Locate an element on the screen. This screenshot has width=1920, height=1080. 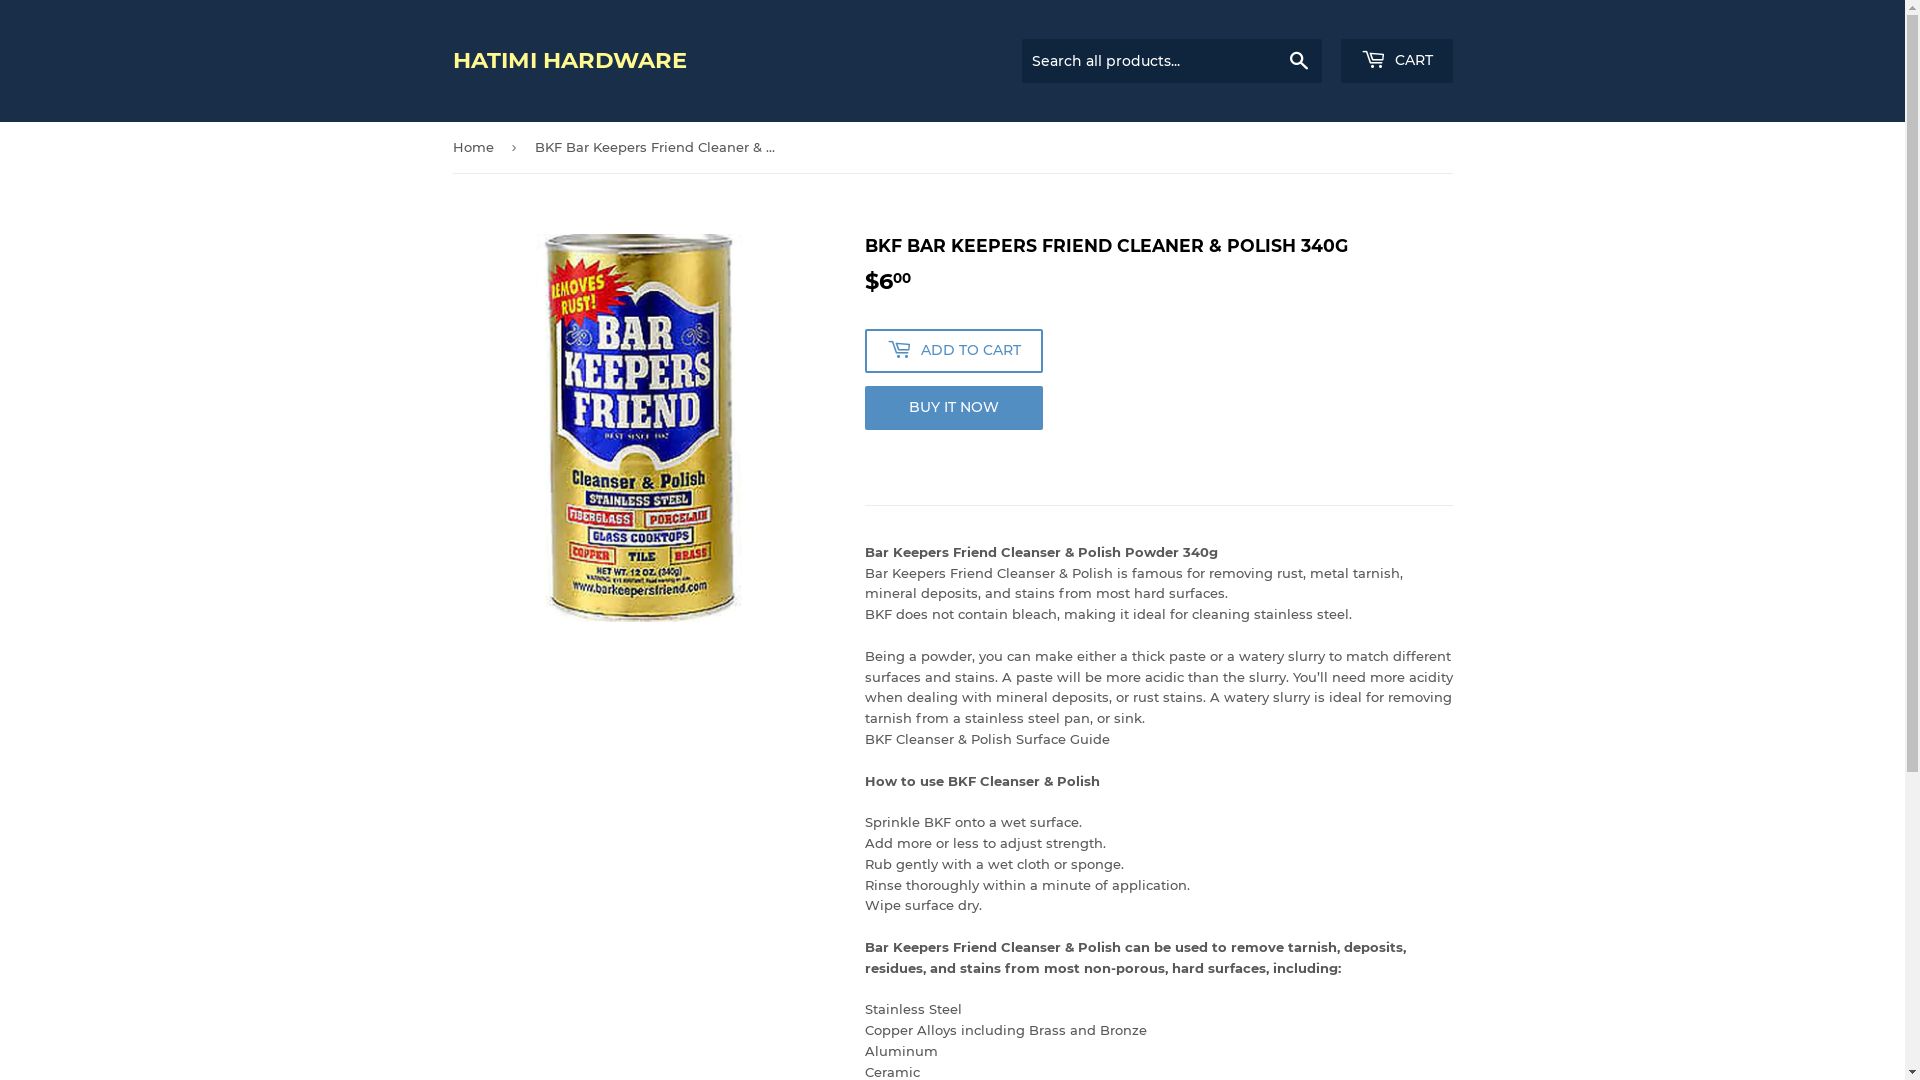
'CART' is located at coordinates (1395, 60).